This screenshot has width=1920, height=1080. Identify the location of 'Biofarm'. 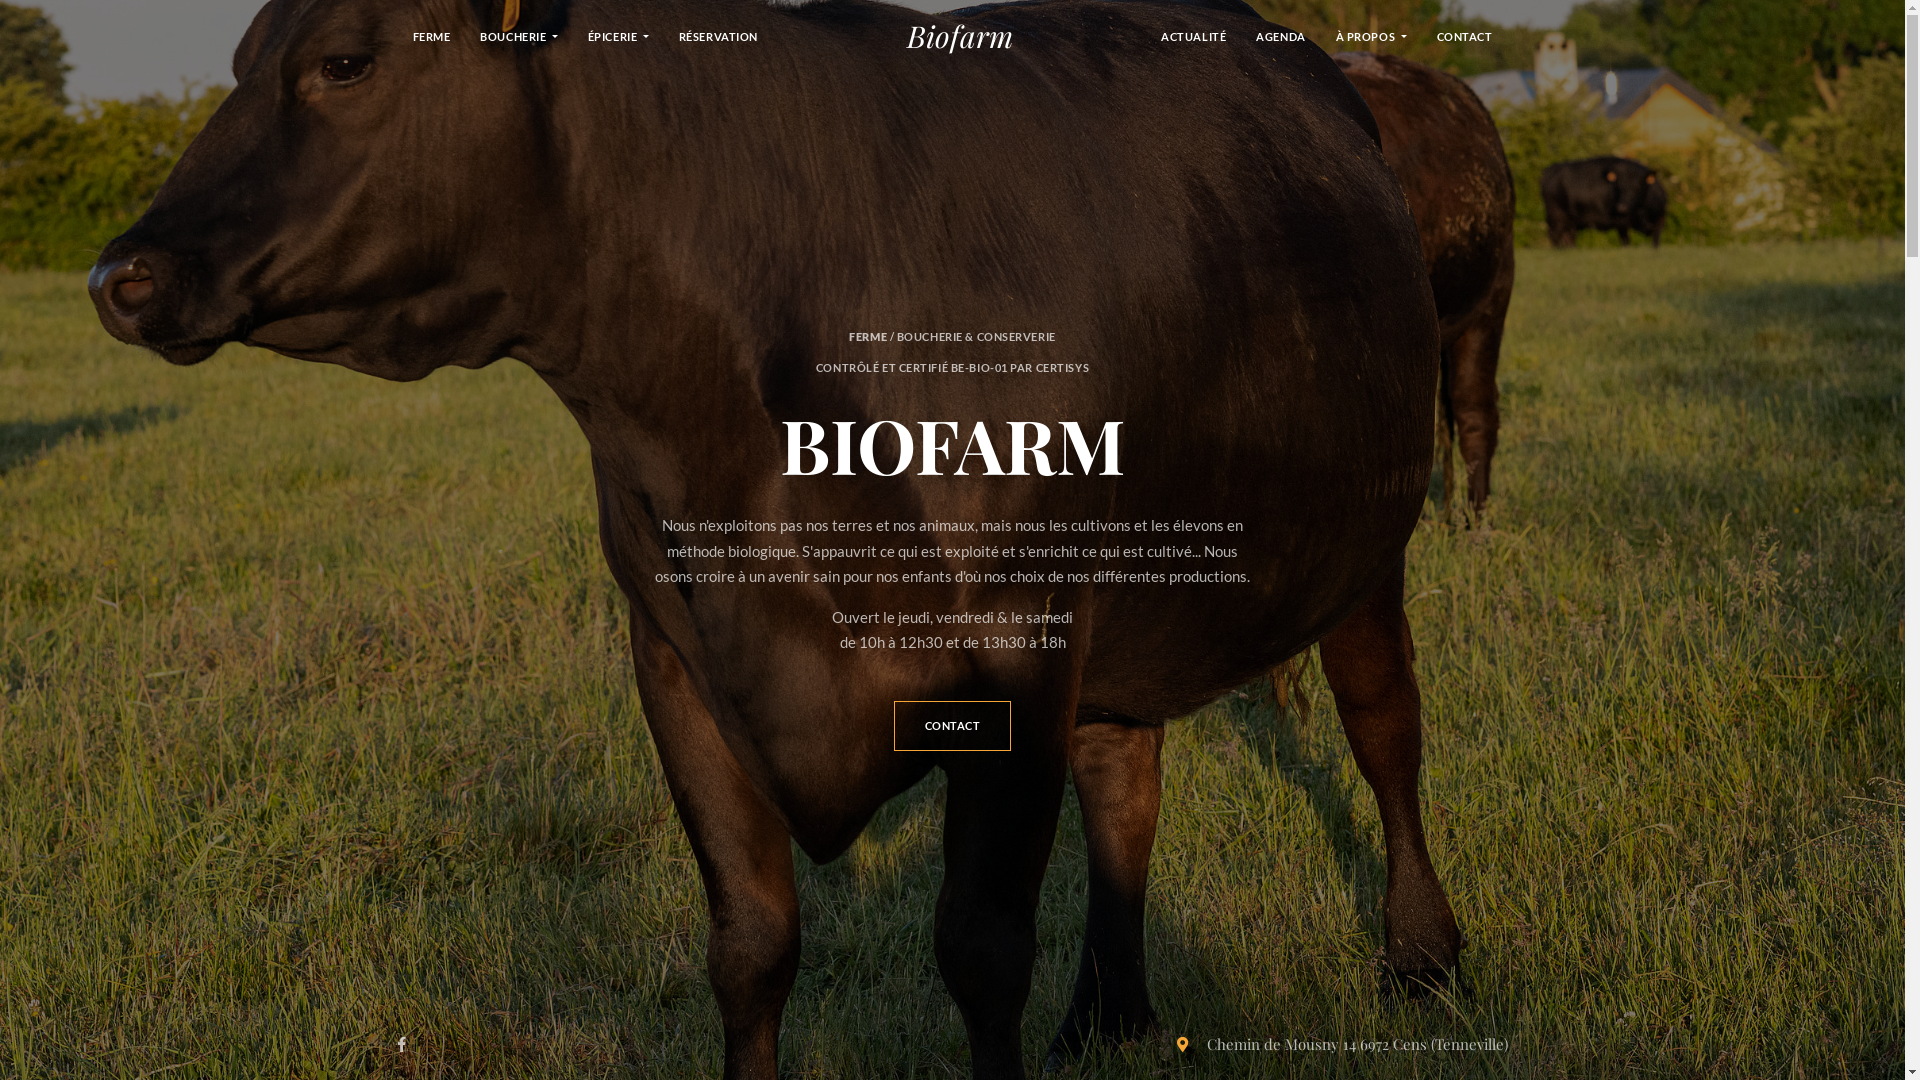
(960, 35).